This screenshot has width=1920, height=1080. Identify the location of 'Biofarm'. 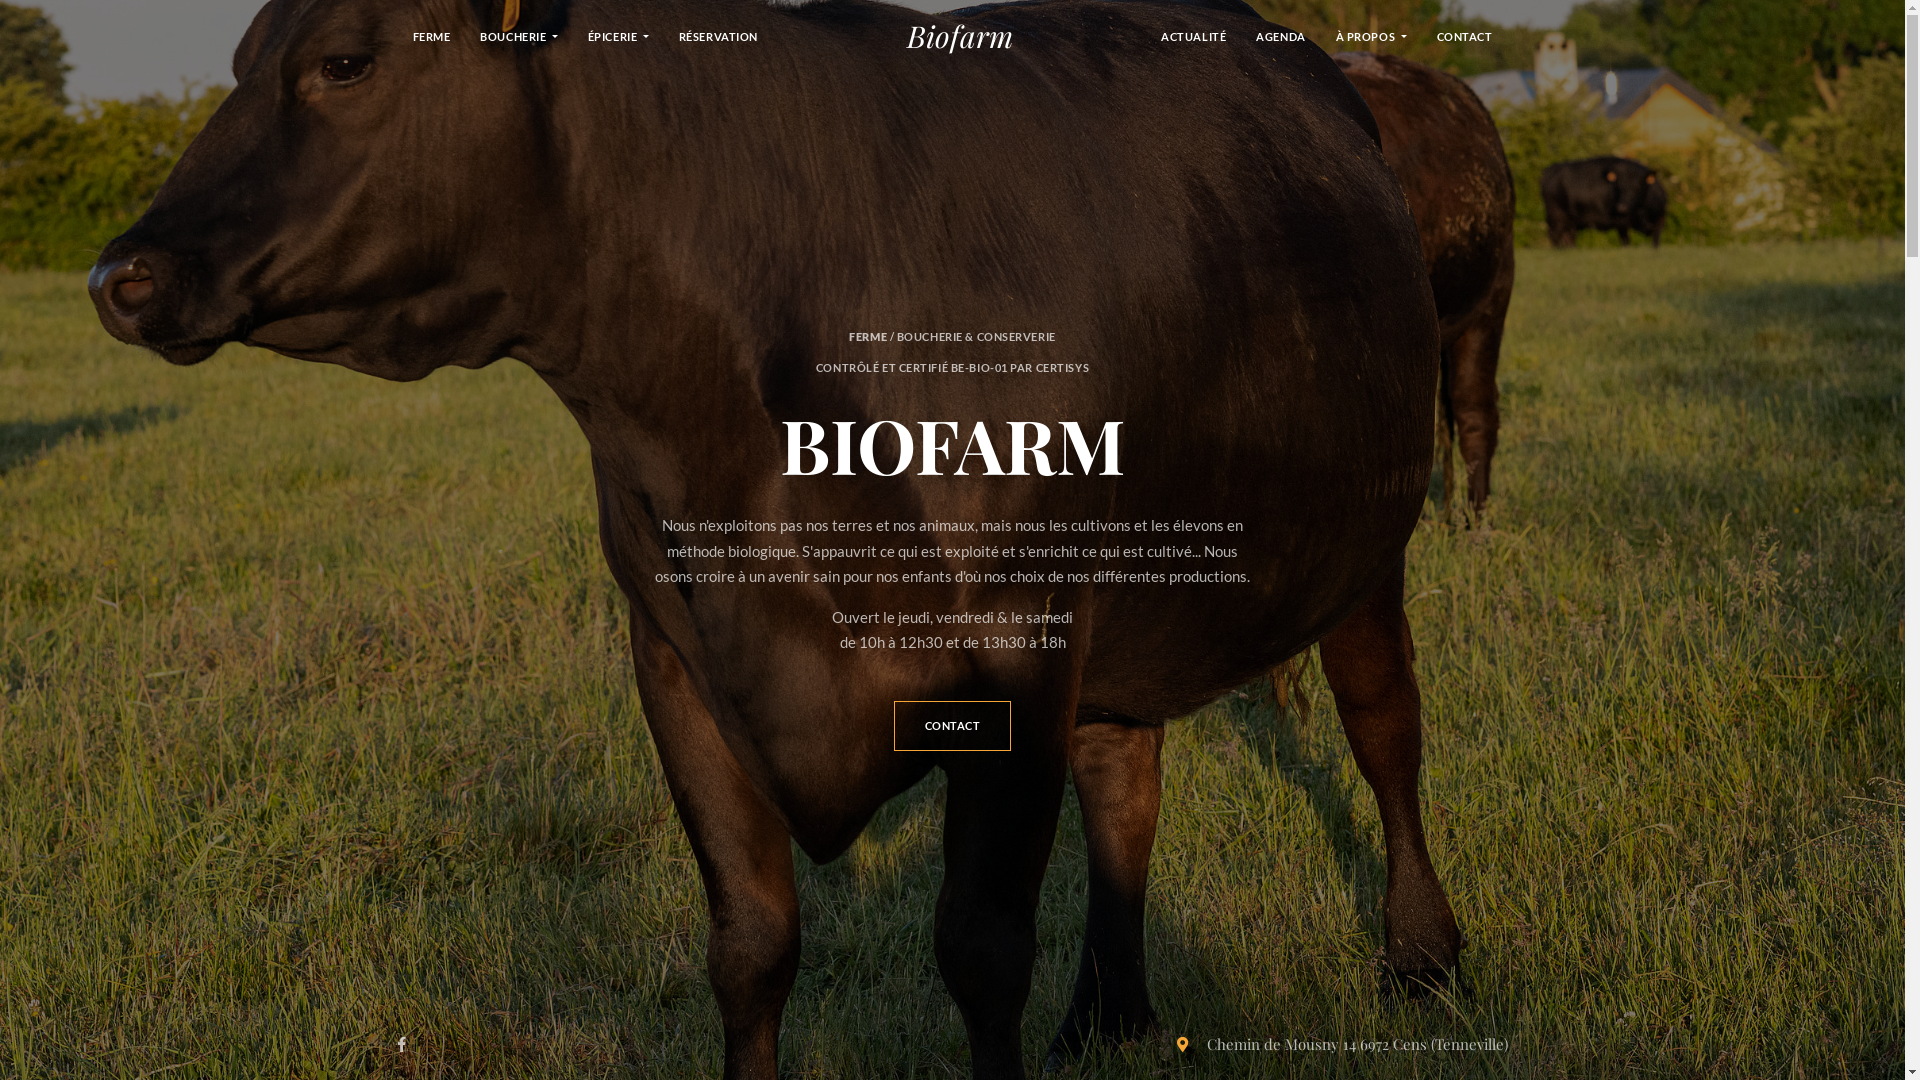
(960, 35).